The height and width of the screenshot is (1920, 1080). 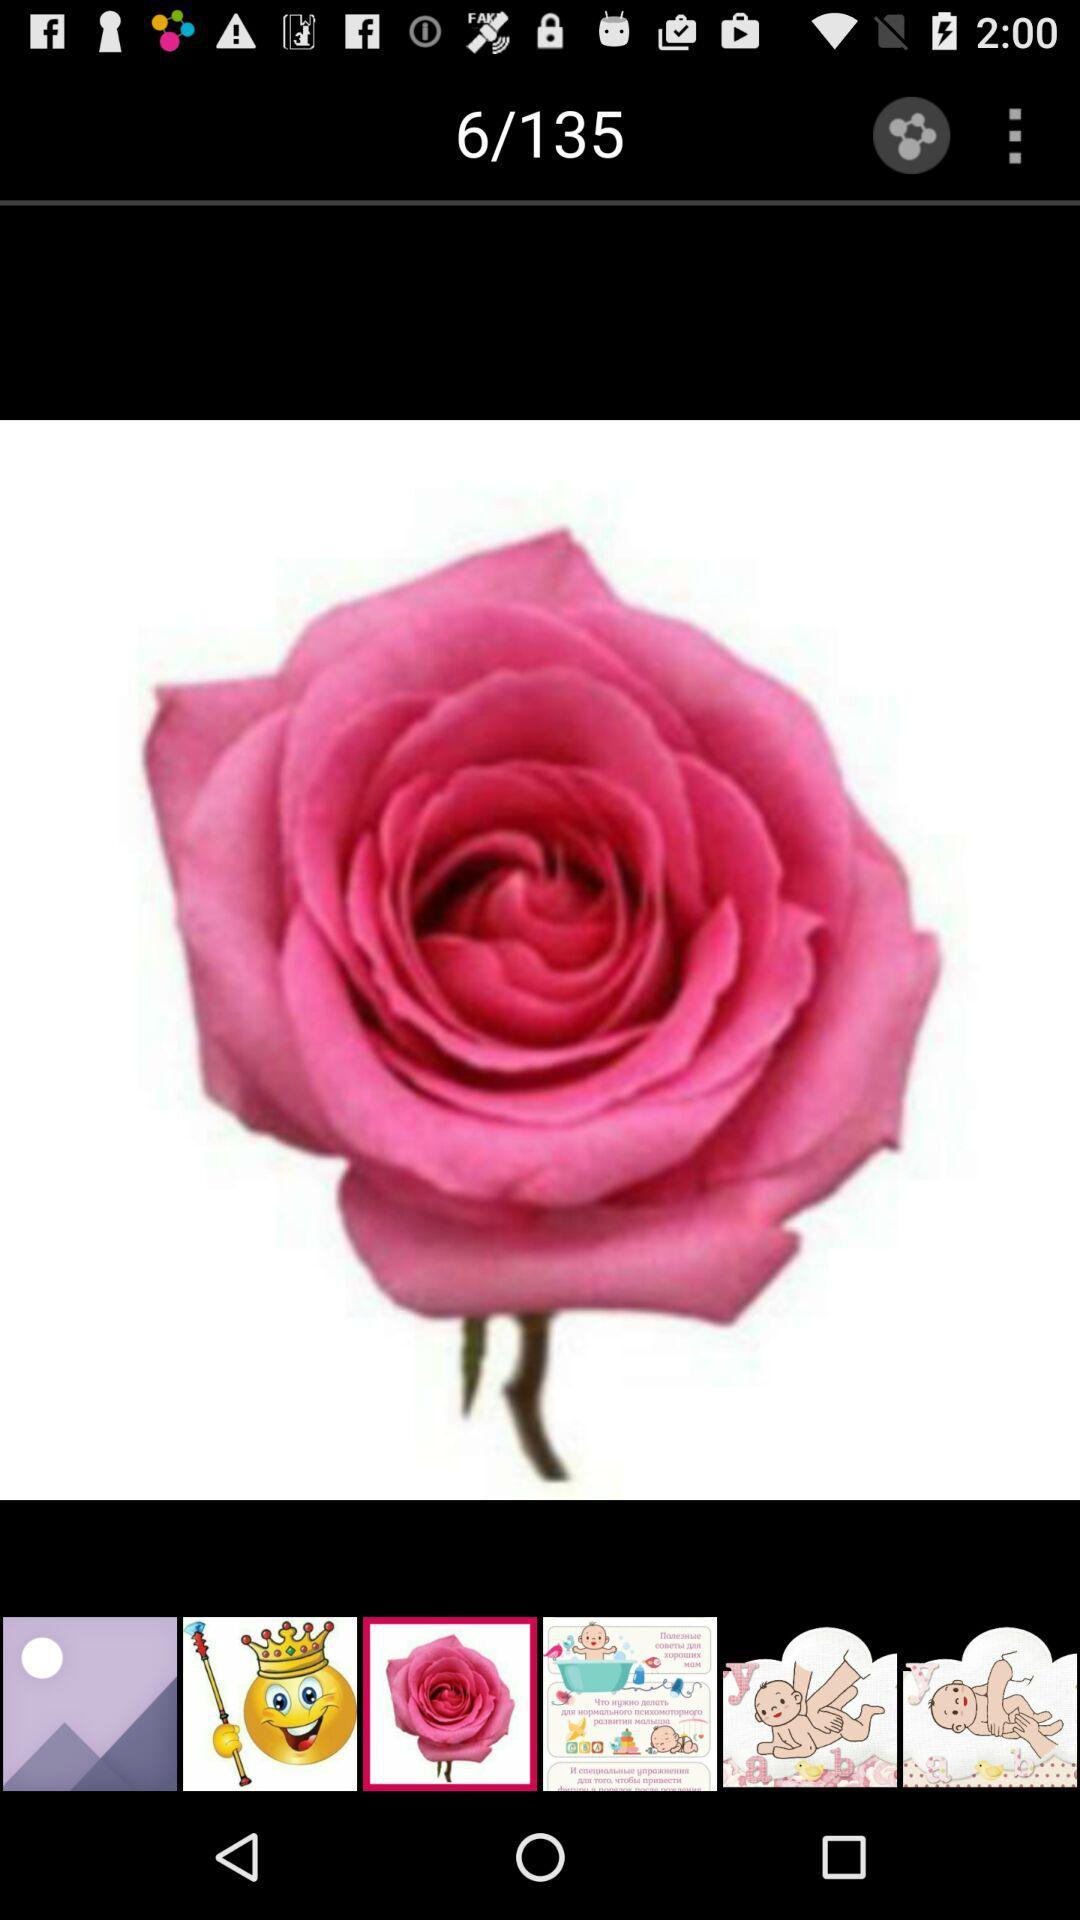 I want to click on the more icon, so click(x=1015, y=134).